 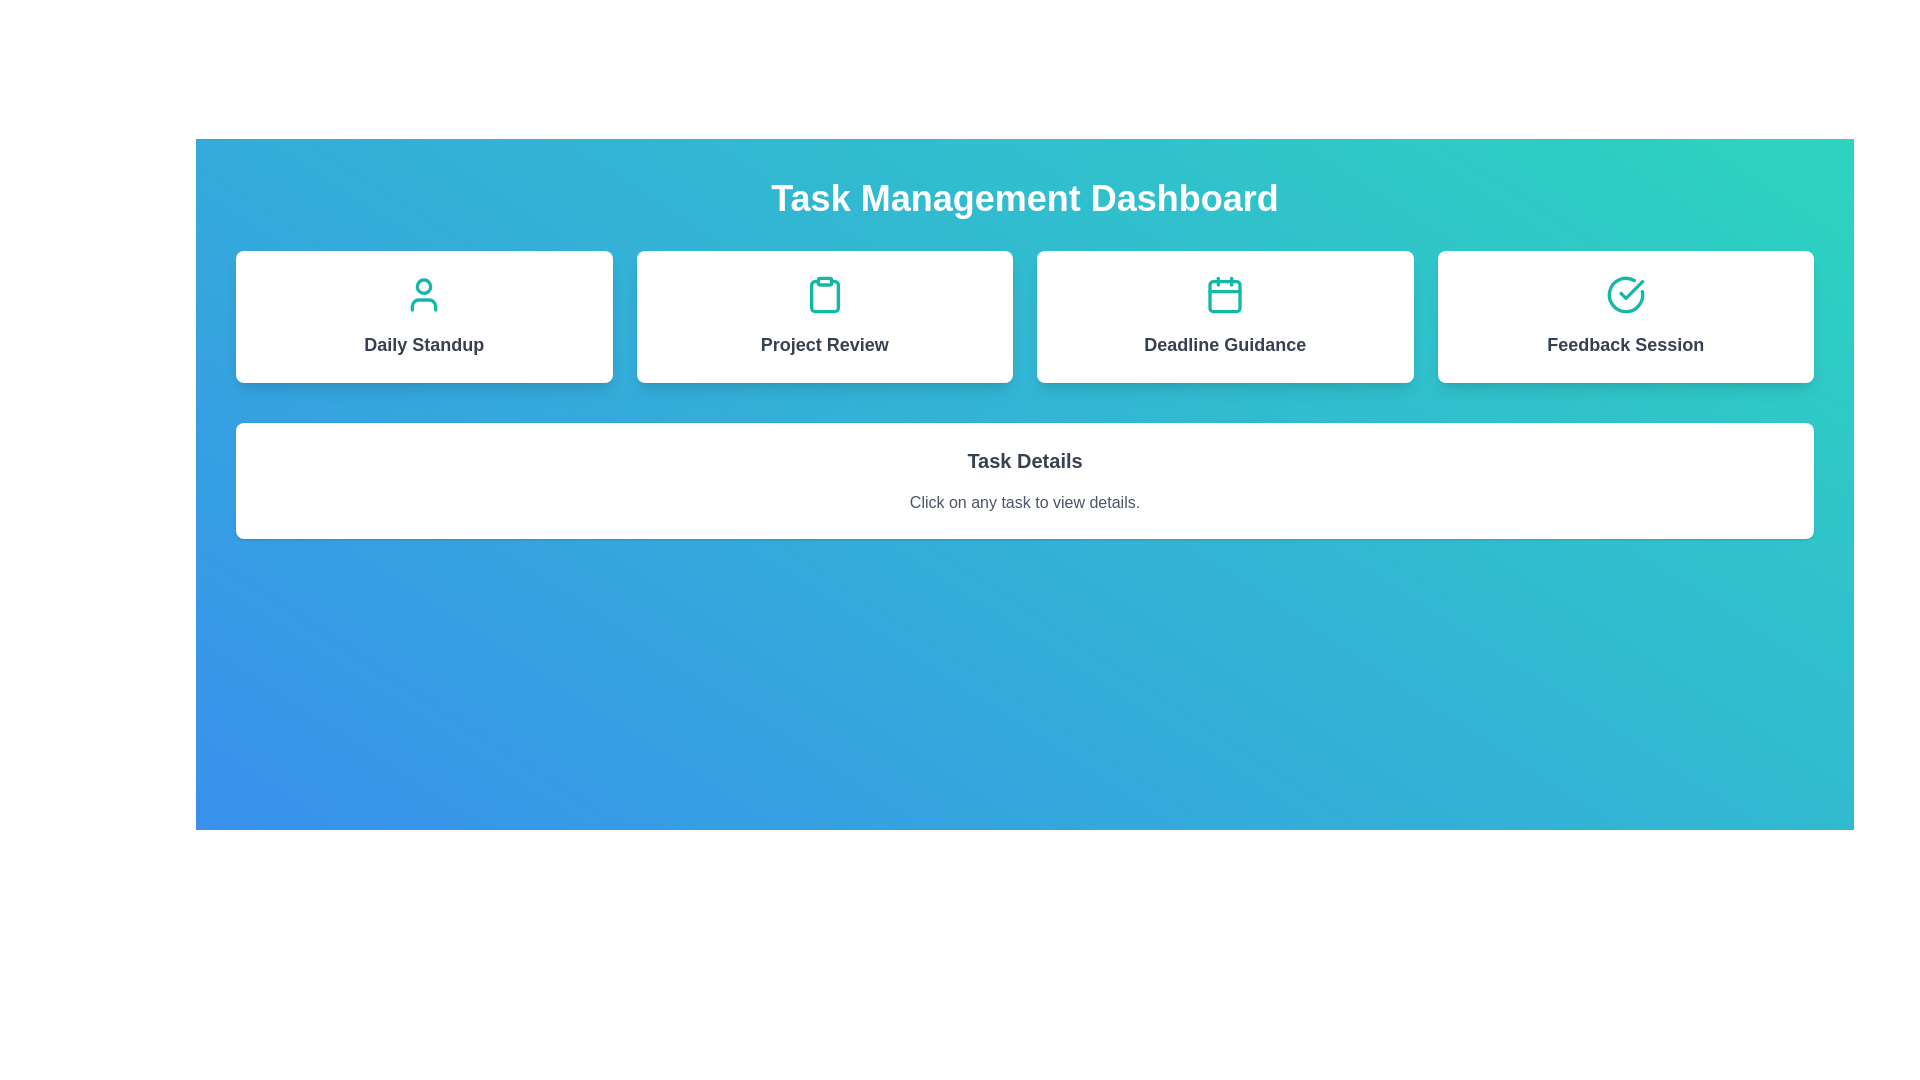 What do you see at coordinates (1224, 294) in the screenshot?
I see `the calendar icon in the top-right quadrant of the 'Deadline Guidance' section, which visually represents deadline-related functionality` at bounding box center [1224, 294].